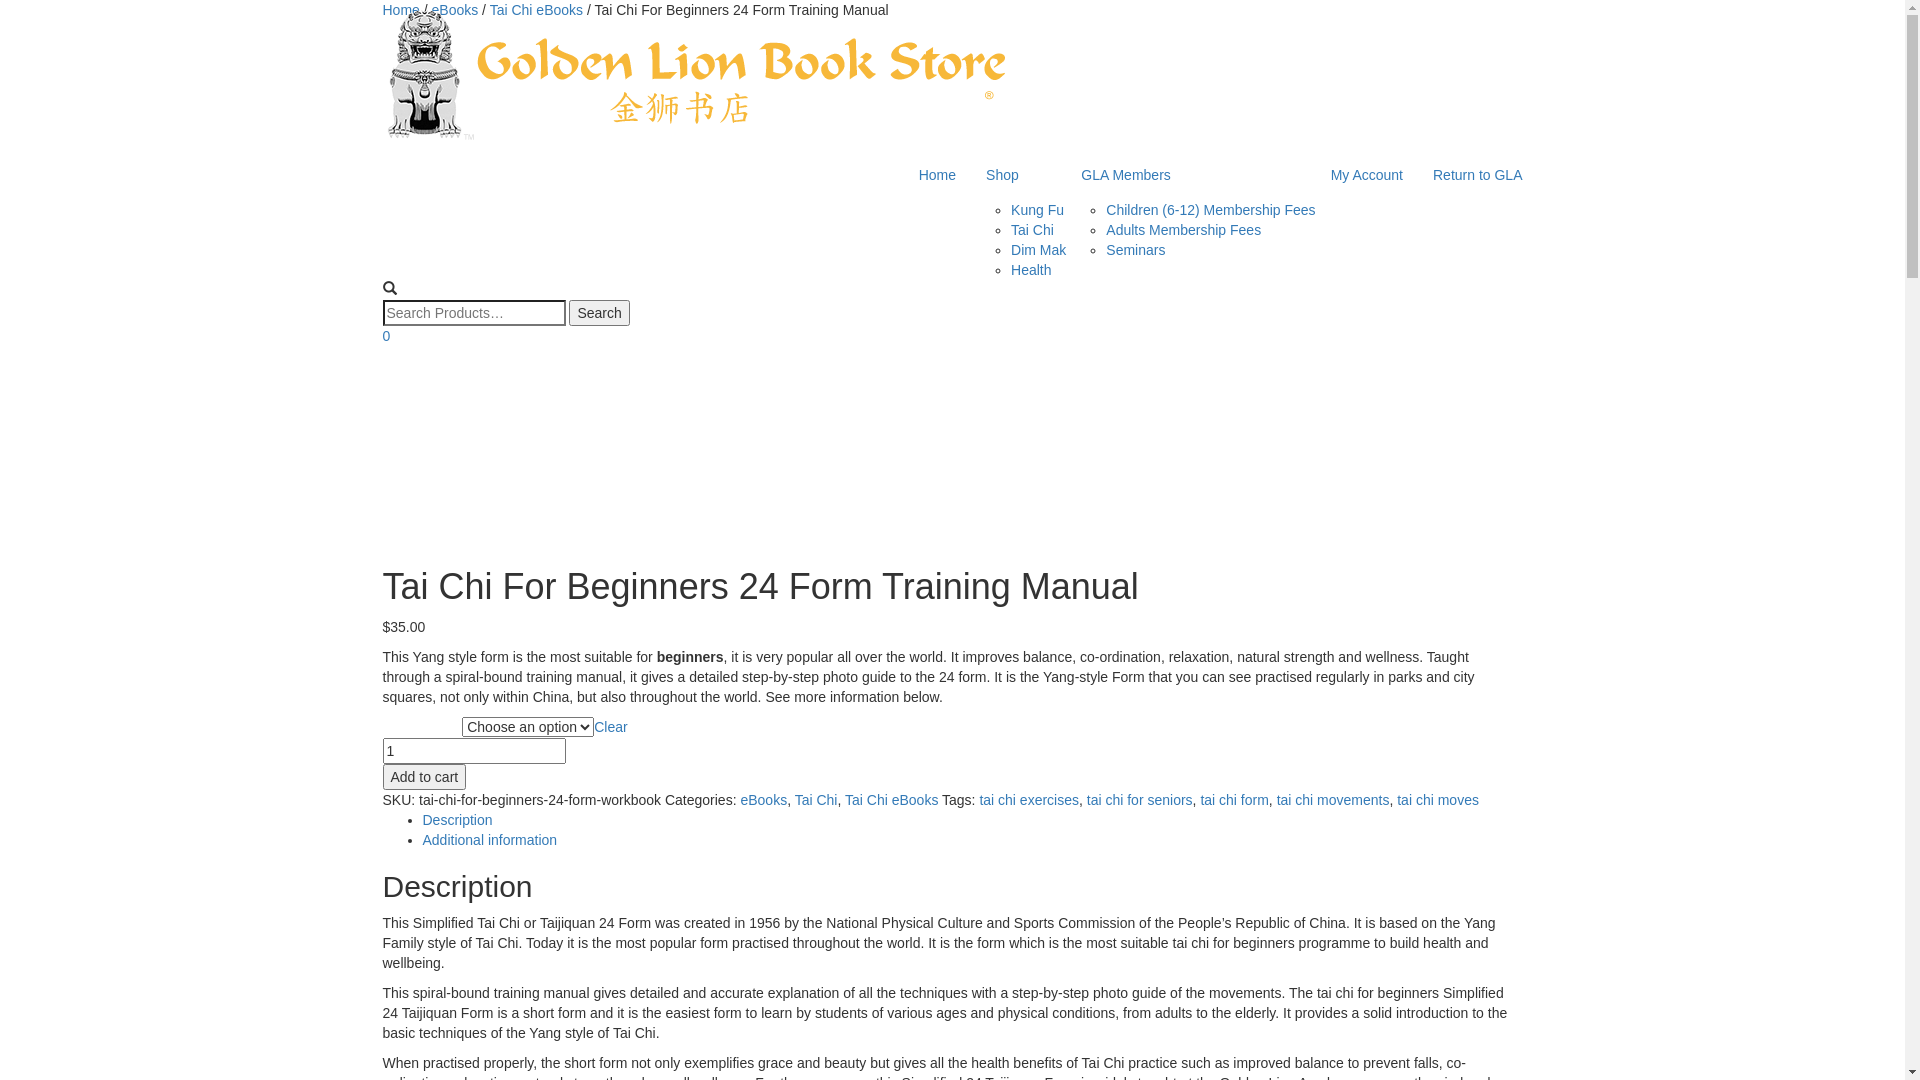 The width and height of the screenshot is (1920, 1080). Describe the element at coordinates (979, 798) in the screenshot. I see `'tai chi exercises'` at that location.